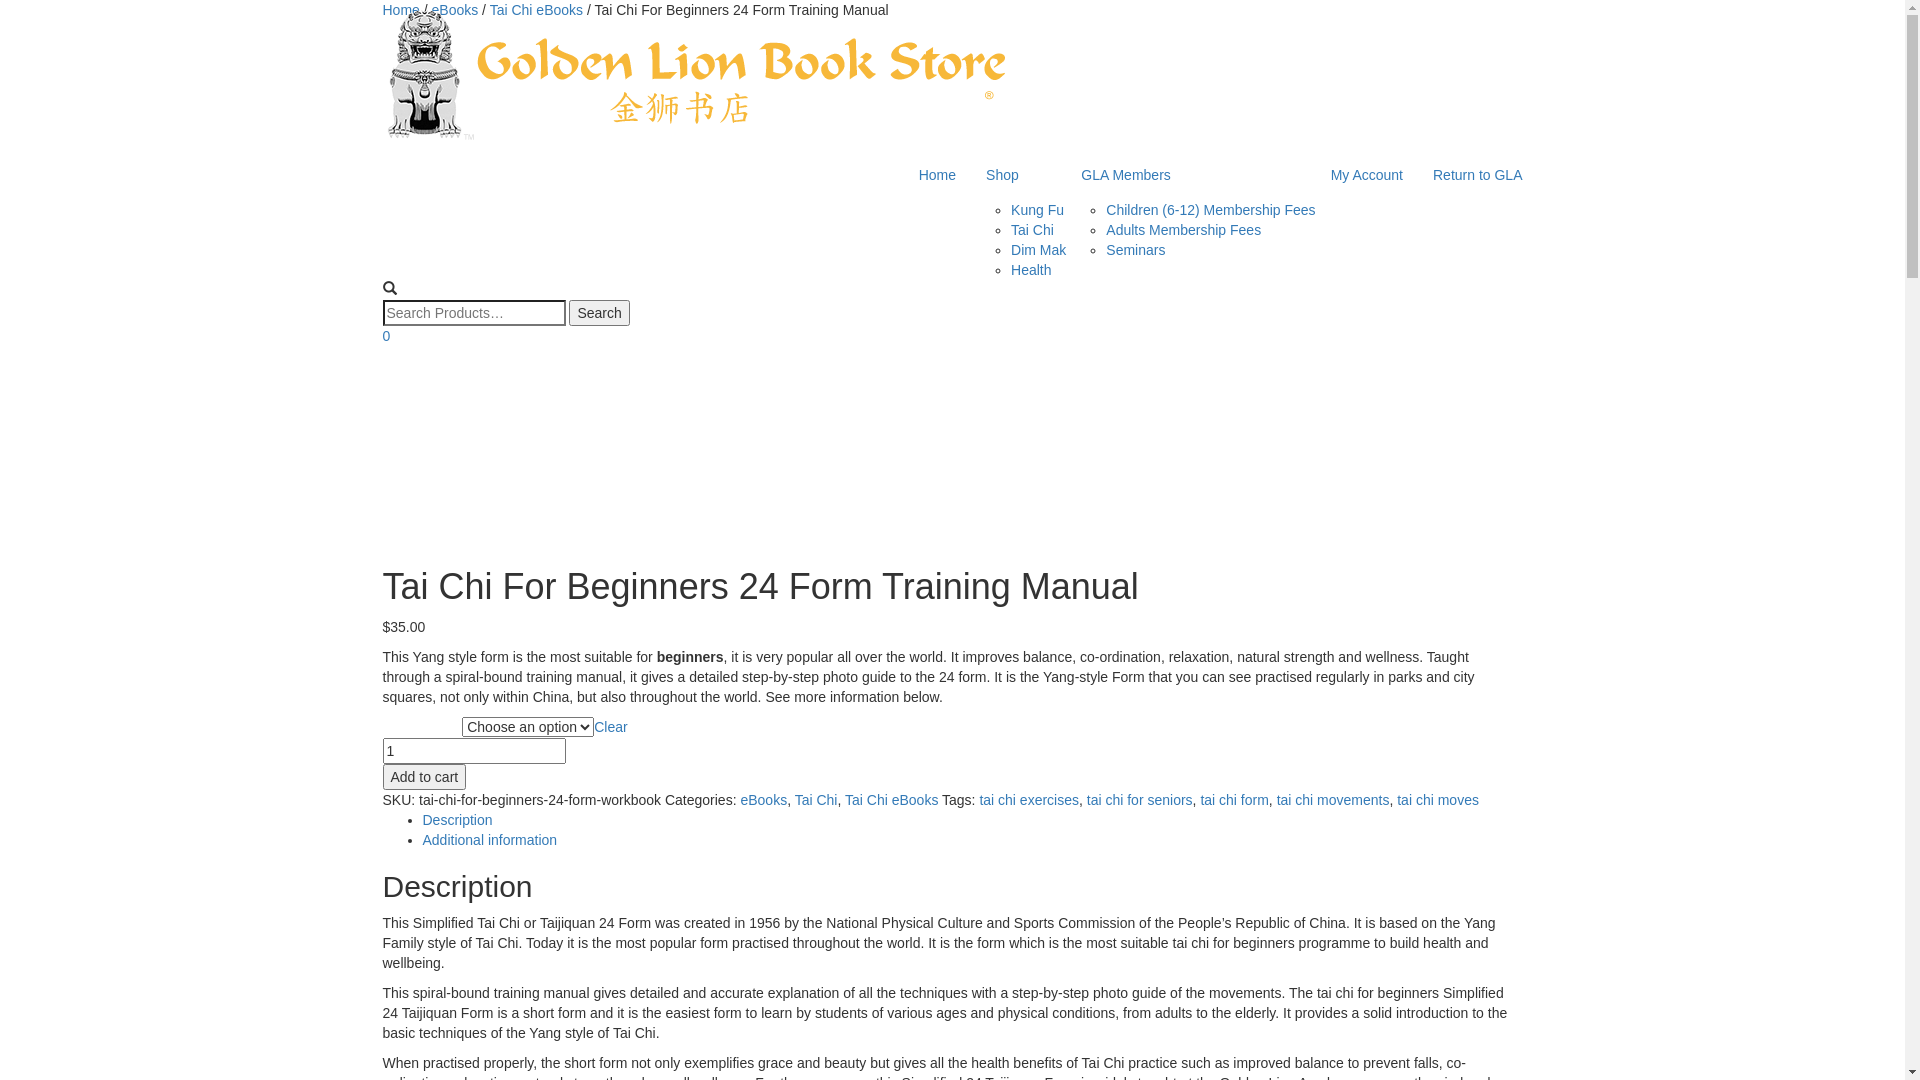 The width and height of the screenshot is (1920, 1080). Describe the element at coordinates (979, 798) in the screenshot. I see `'tai chi exercises'` at that location.